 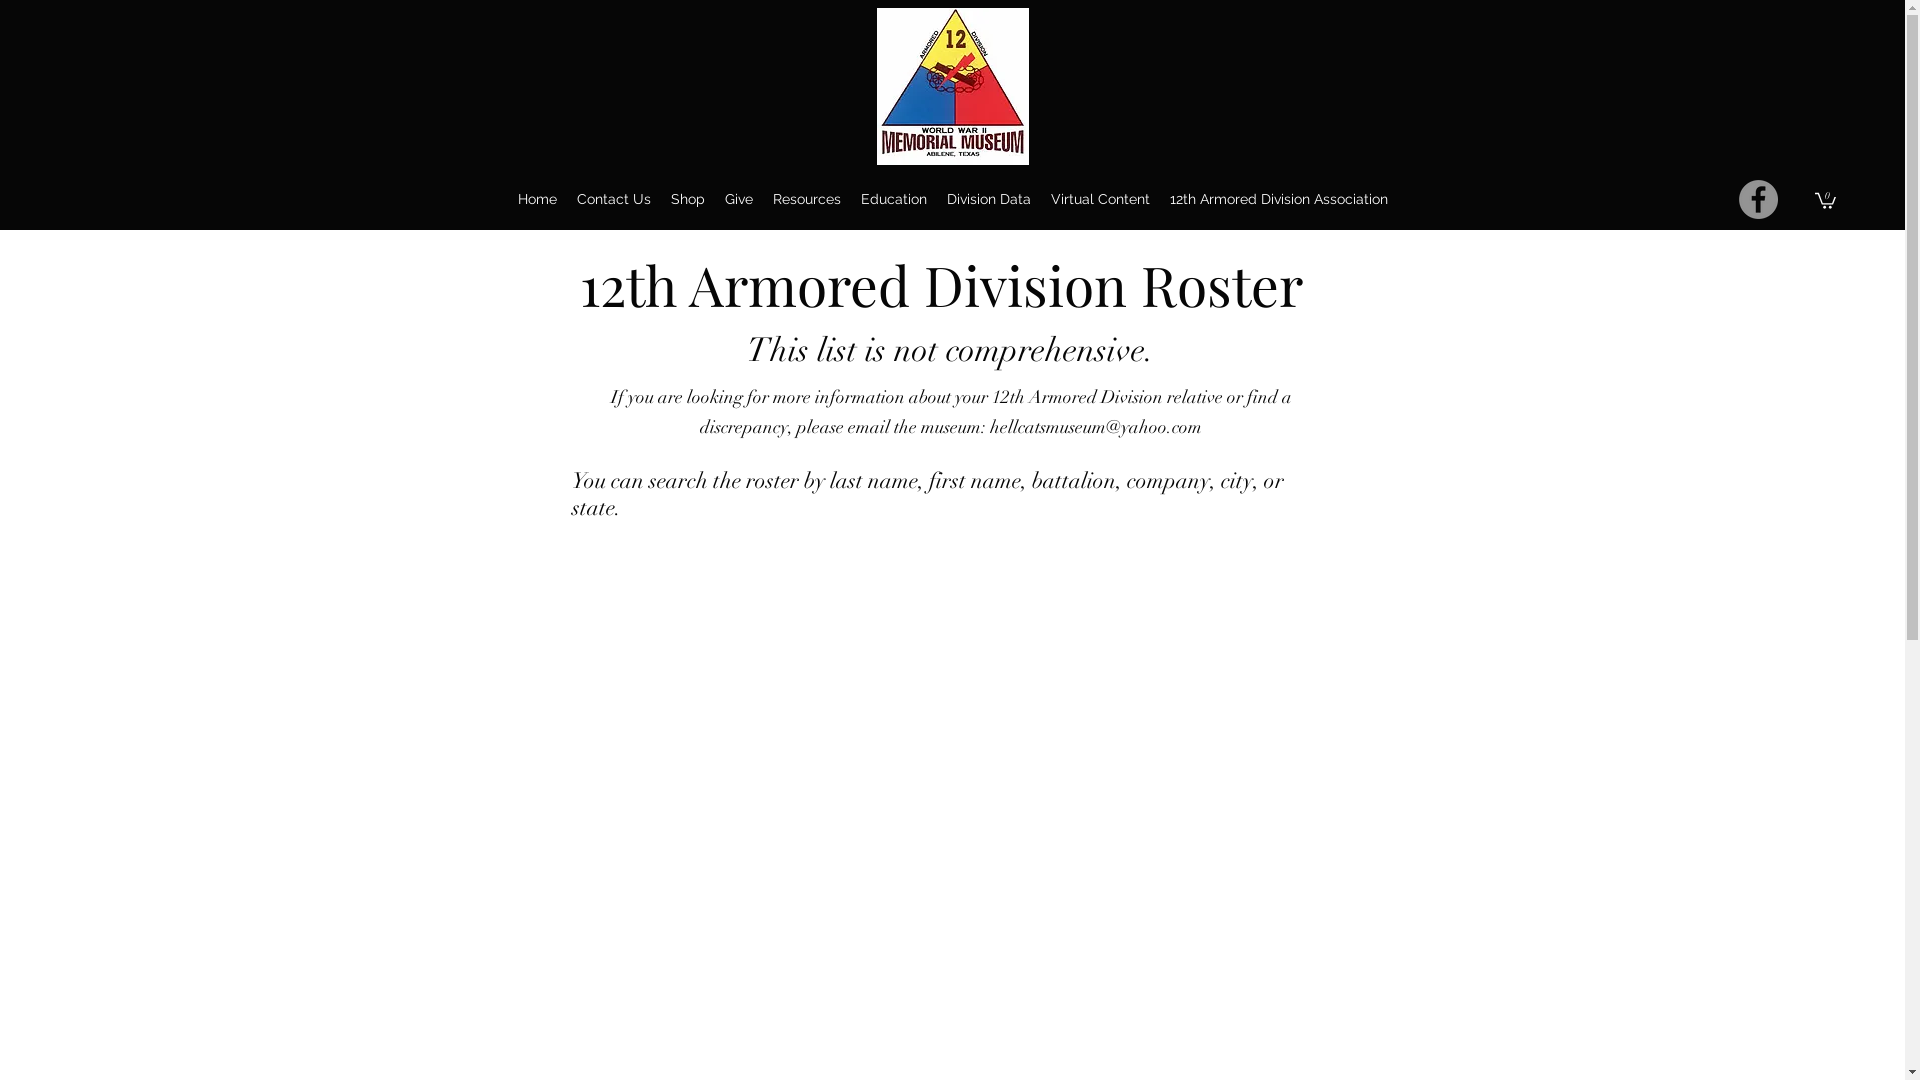 I want to click on 'Contact Us', so click(x=612, y=199).